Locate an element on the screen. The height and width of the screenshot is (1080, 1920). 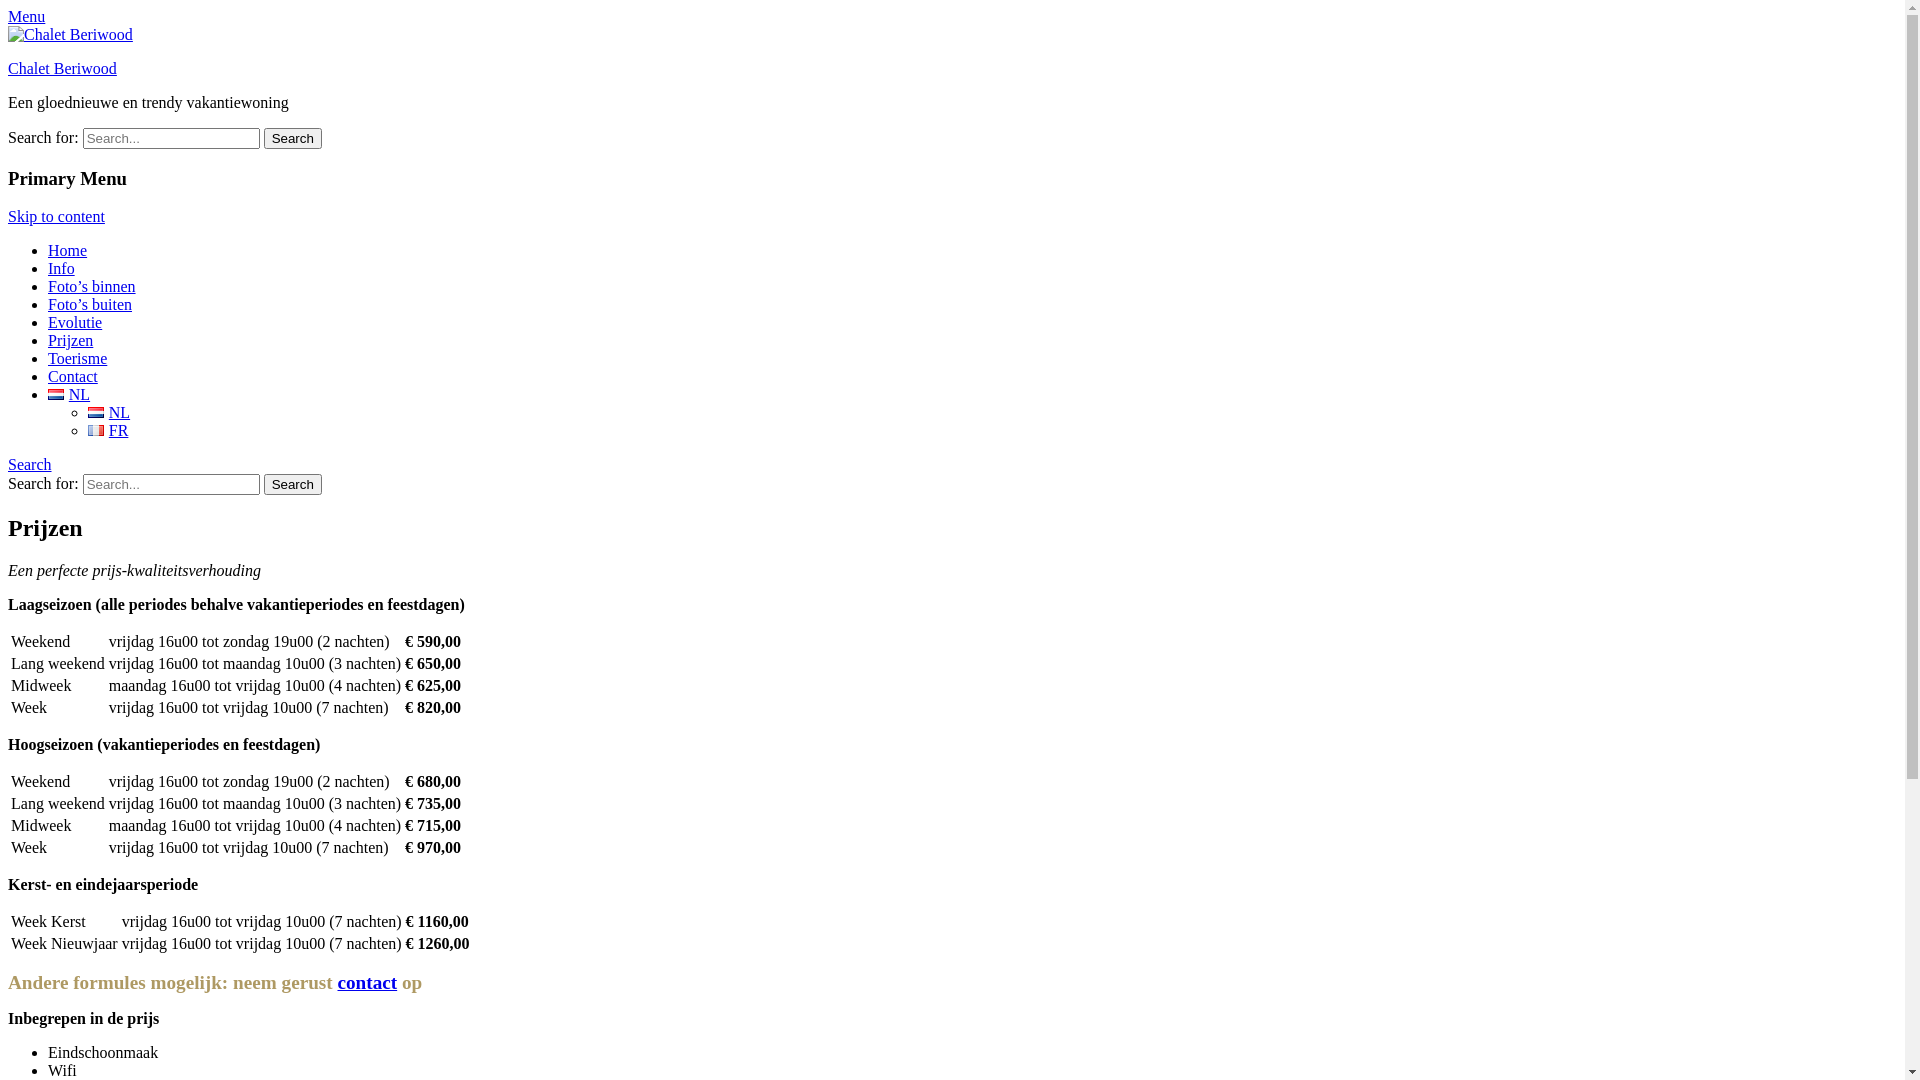
'NL' is located at coordinates (95, 411).